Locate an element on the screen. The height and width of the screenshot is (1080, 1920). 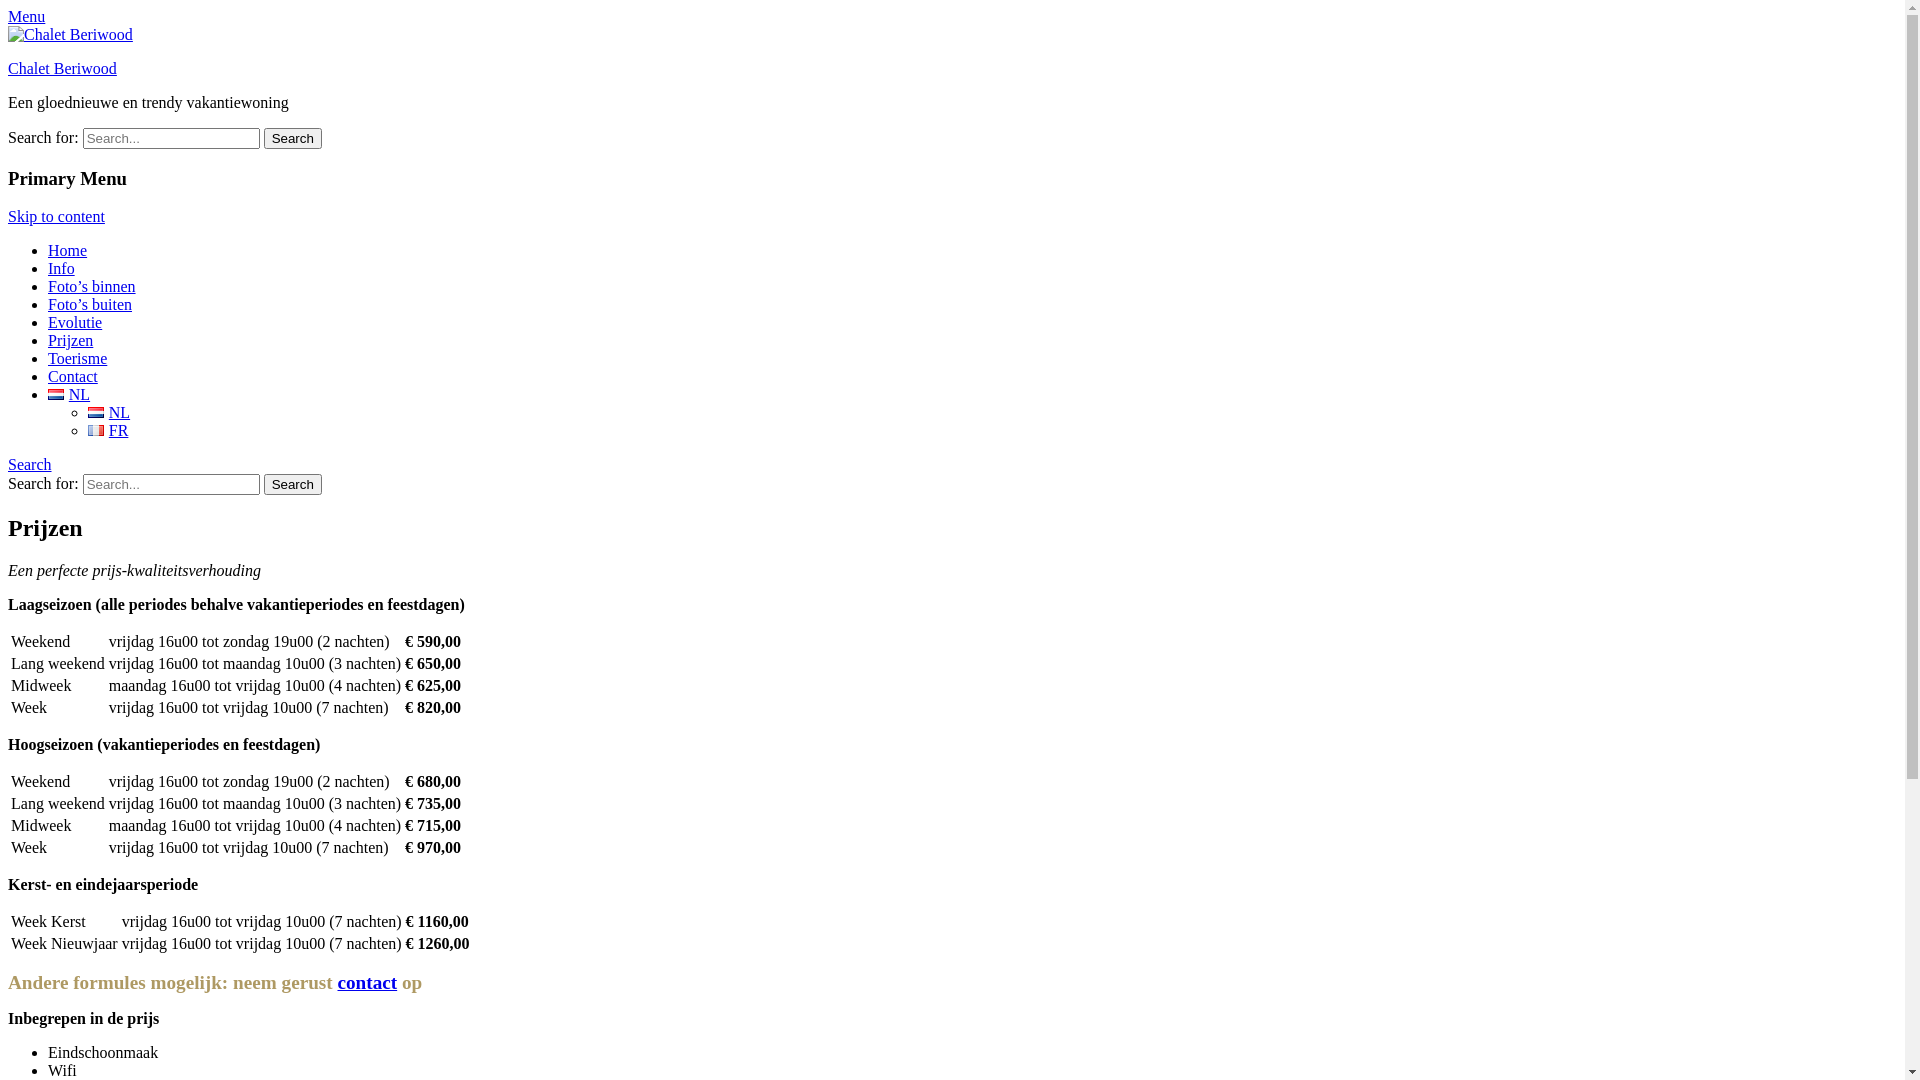
'NL' is located at coordinates (95, 411).